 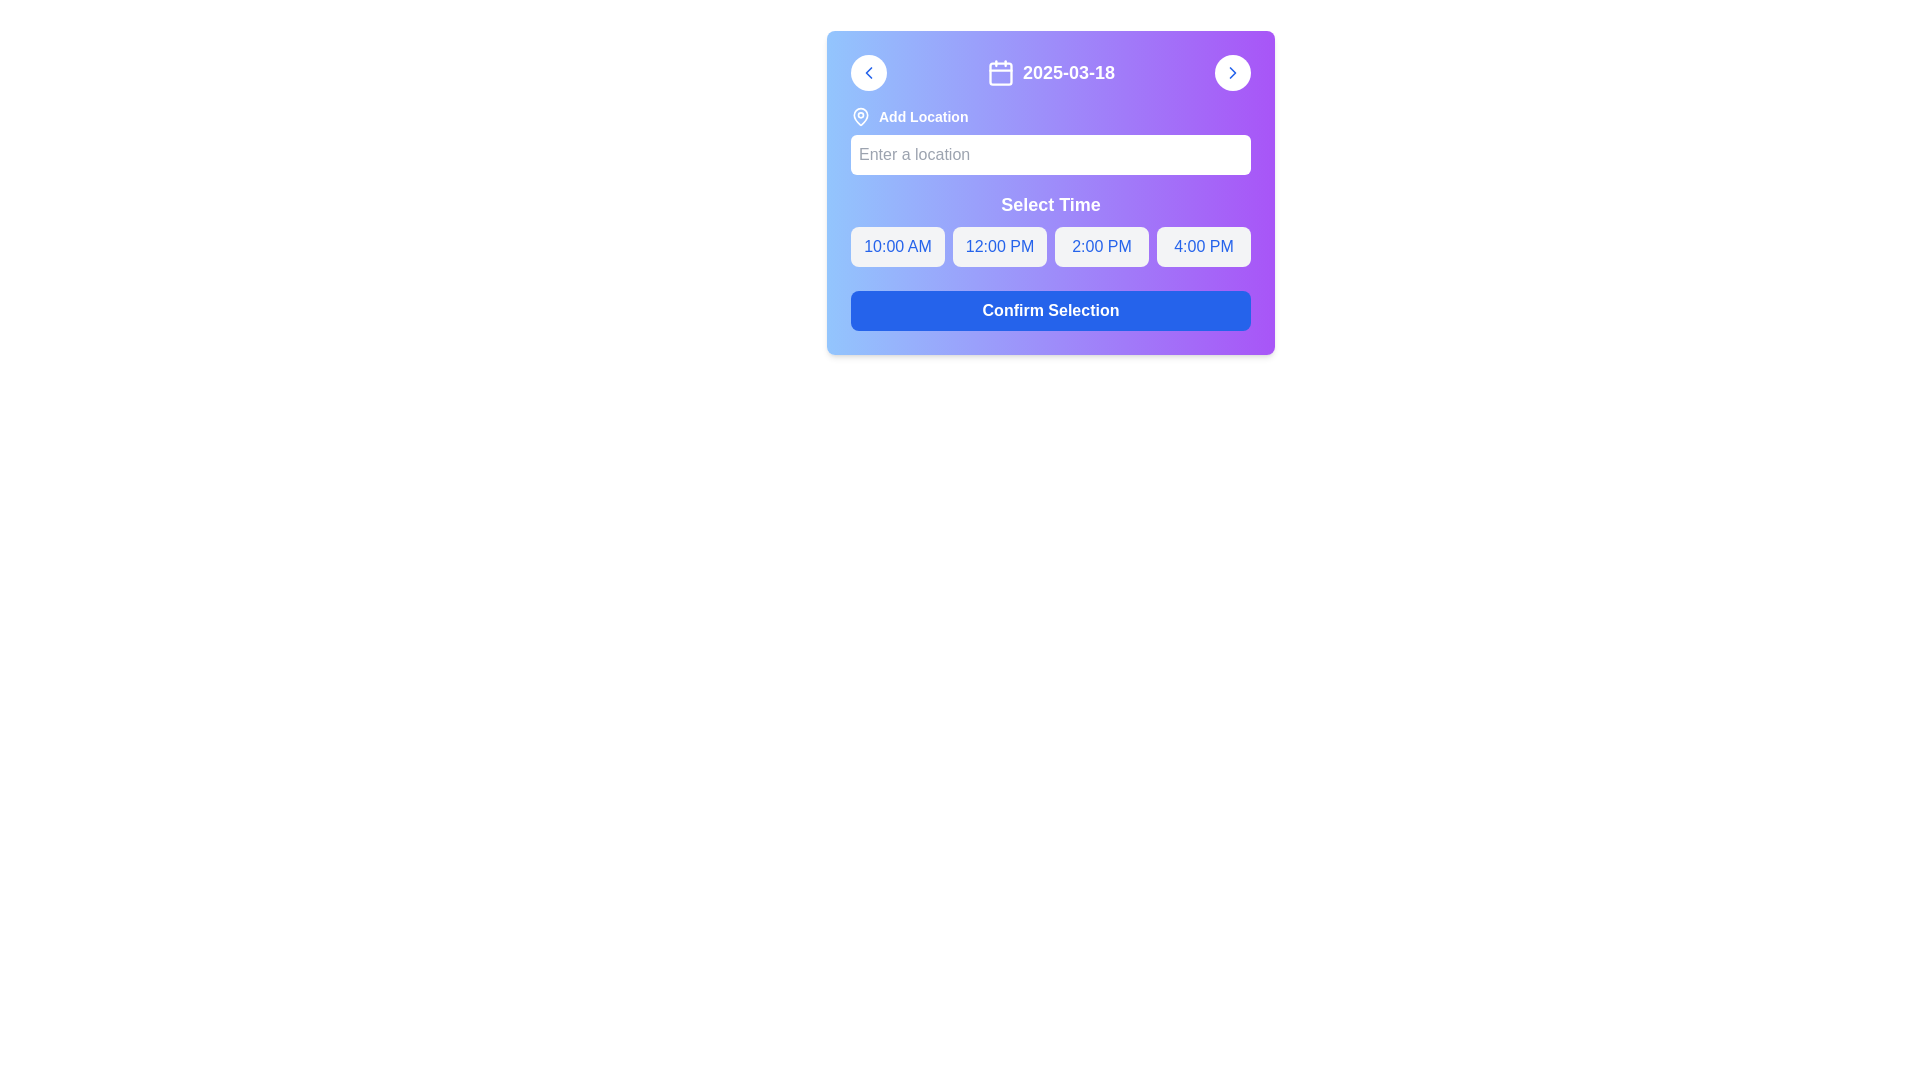 What do you see at coordinates (1101, 245) in the screenshot?
I see `the button labeled '2:00 PM', which is a rounded rectangle with a light gray background and blue text` at bounding box center [1101, 245].